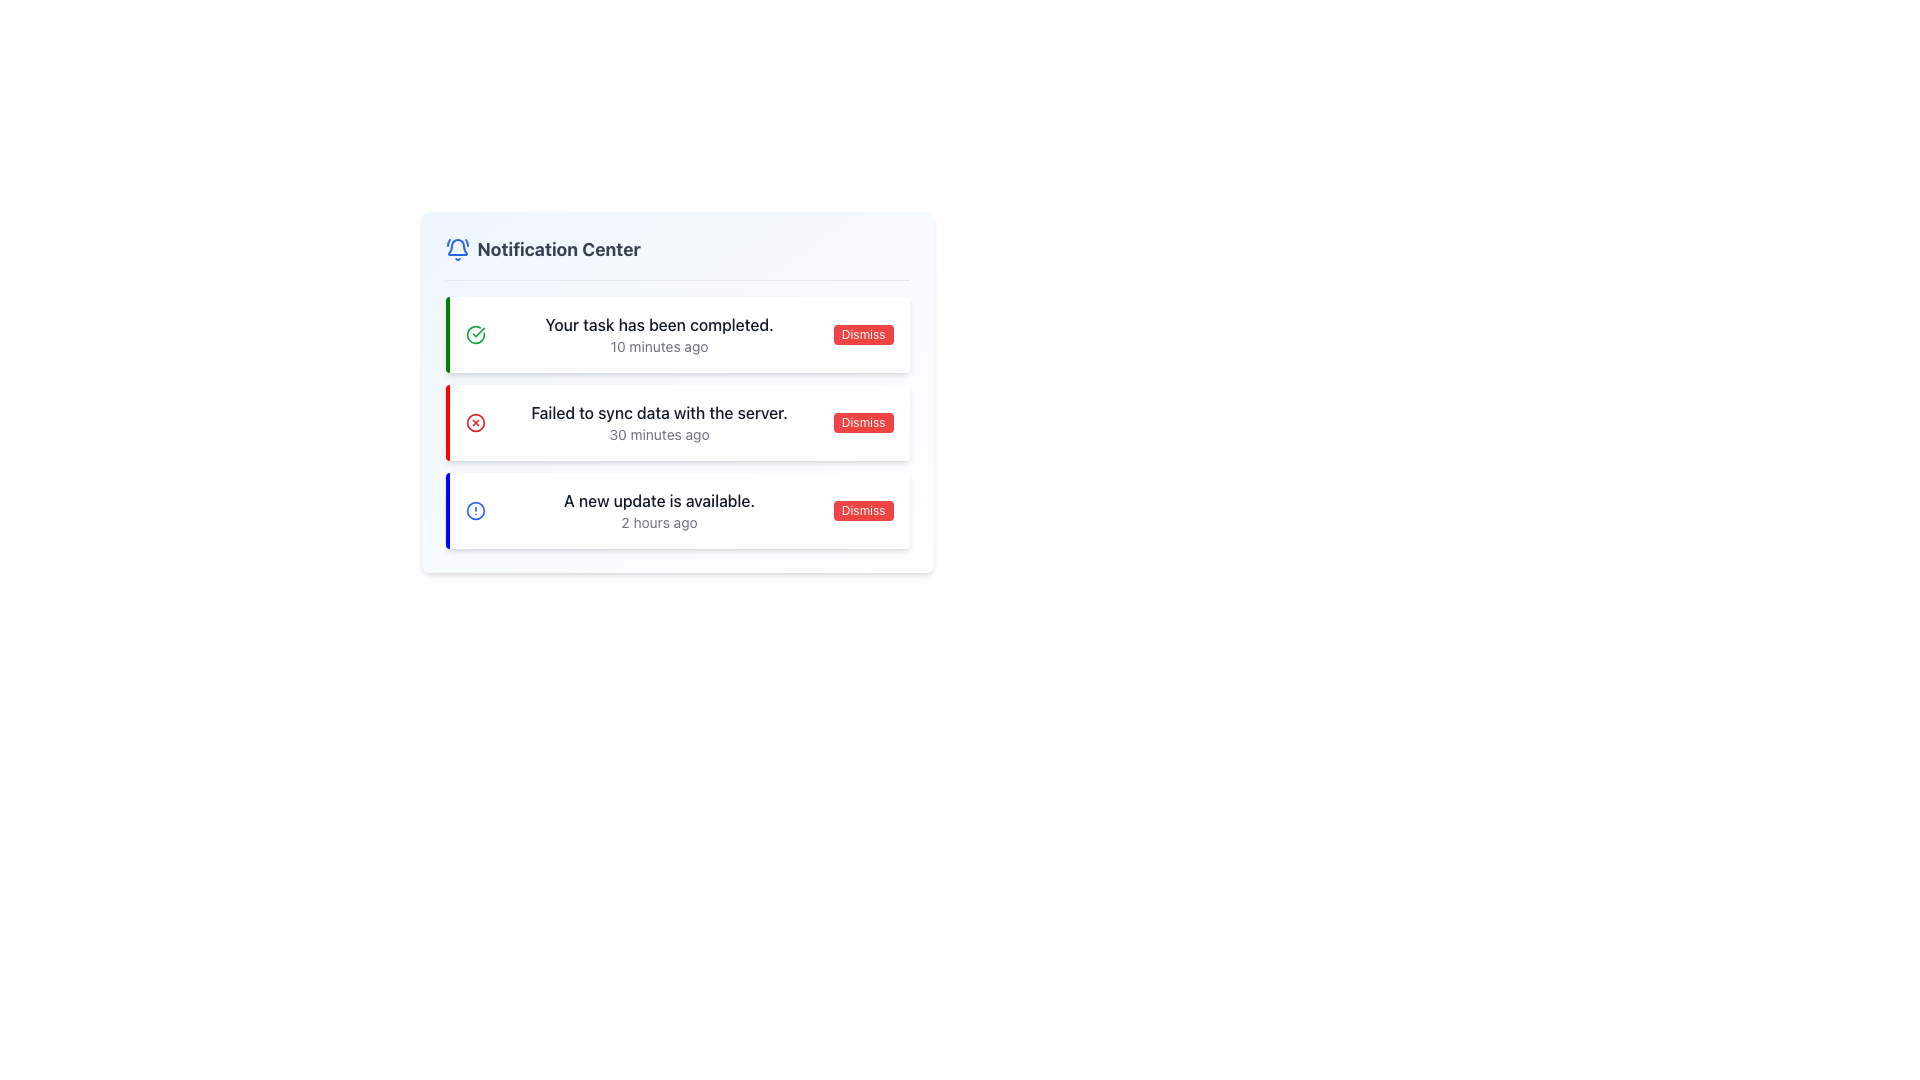 The image size is (1920, 1080). What do you see at coordinates (659, 500) in the screenshot?
I see `message displayed in the text label that says 'A new update is available.' located inside the third notification card in the Notification Center` at bounding box center [659, 500].